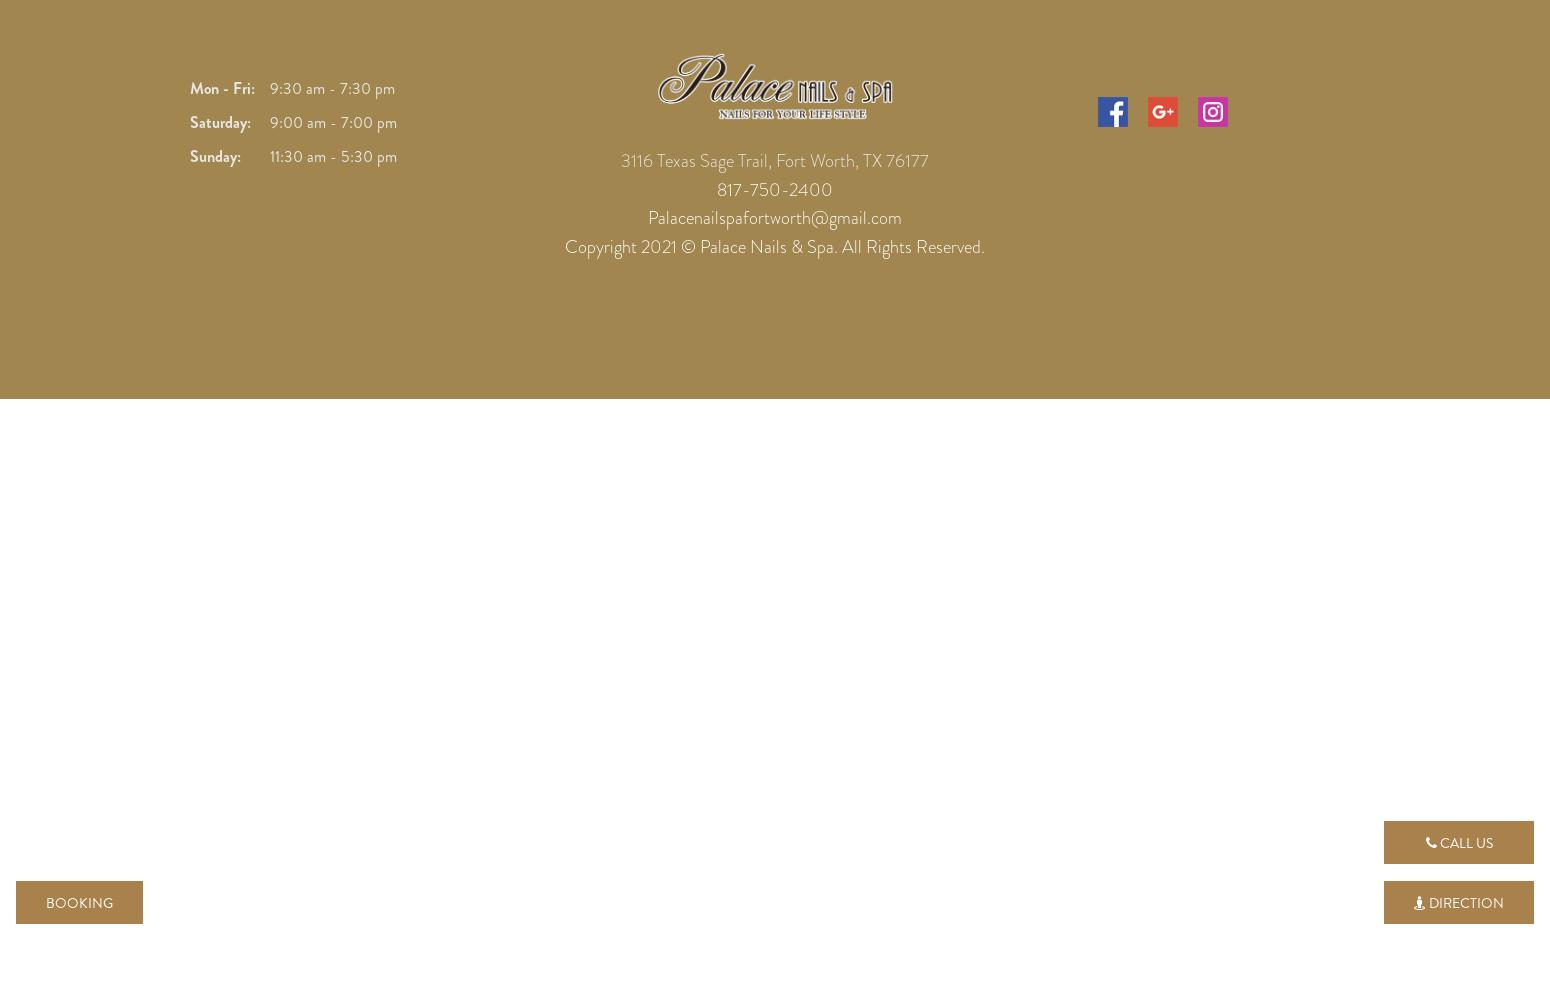  I want to click on 'Saturday:', so click(219, 120).